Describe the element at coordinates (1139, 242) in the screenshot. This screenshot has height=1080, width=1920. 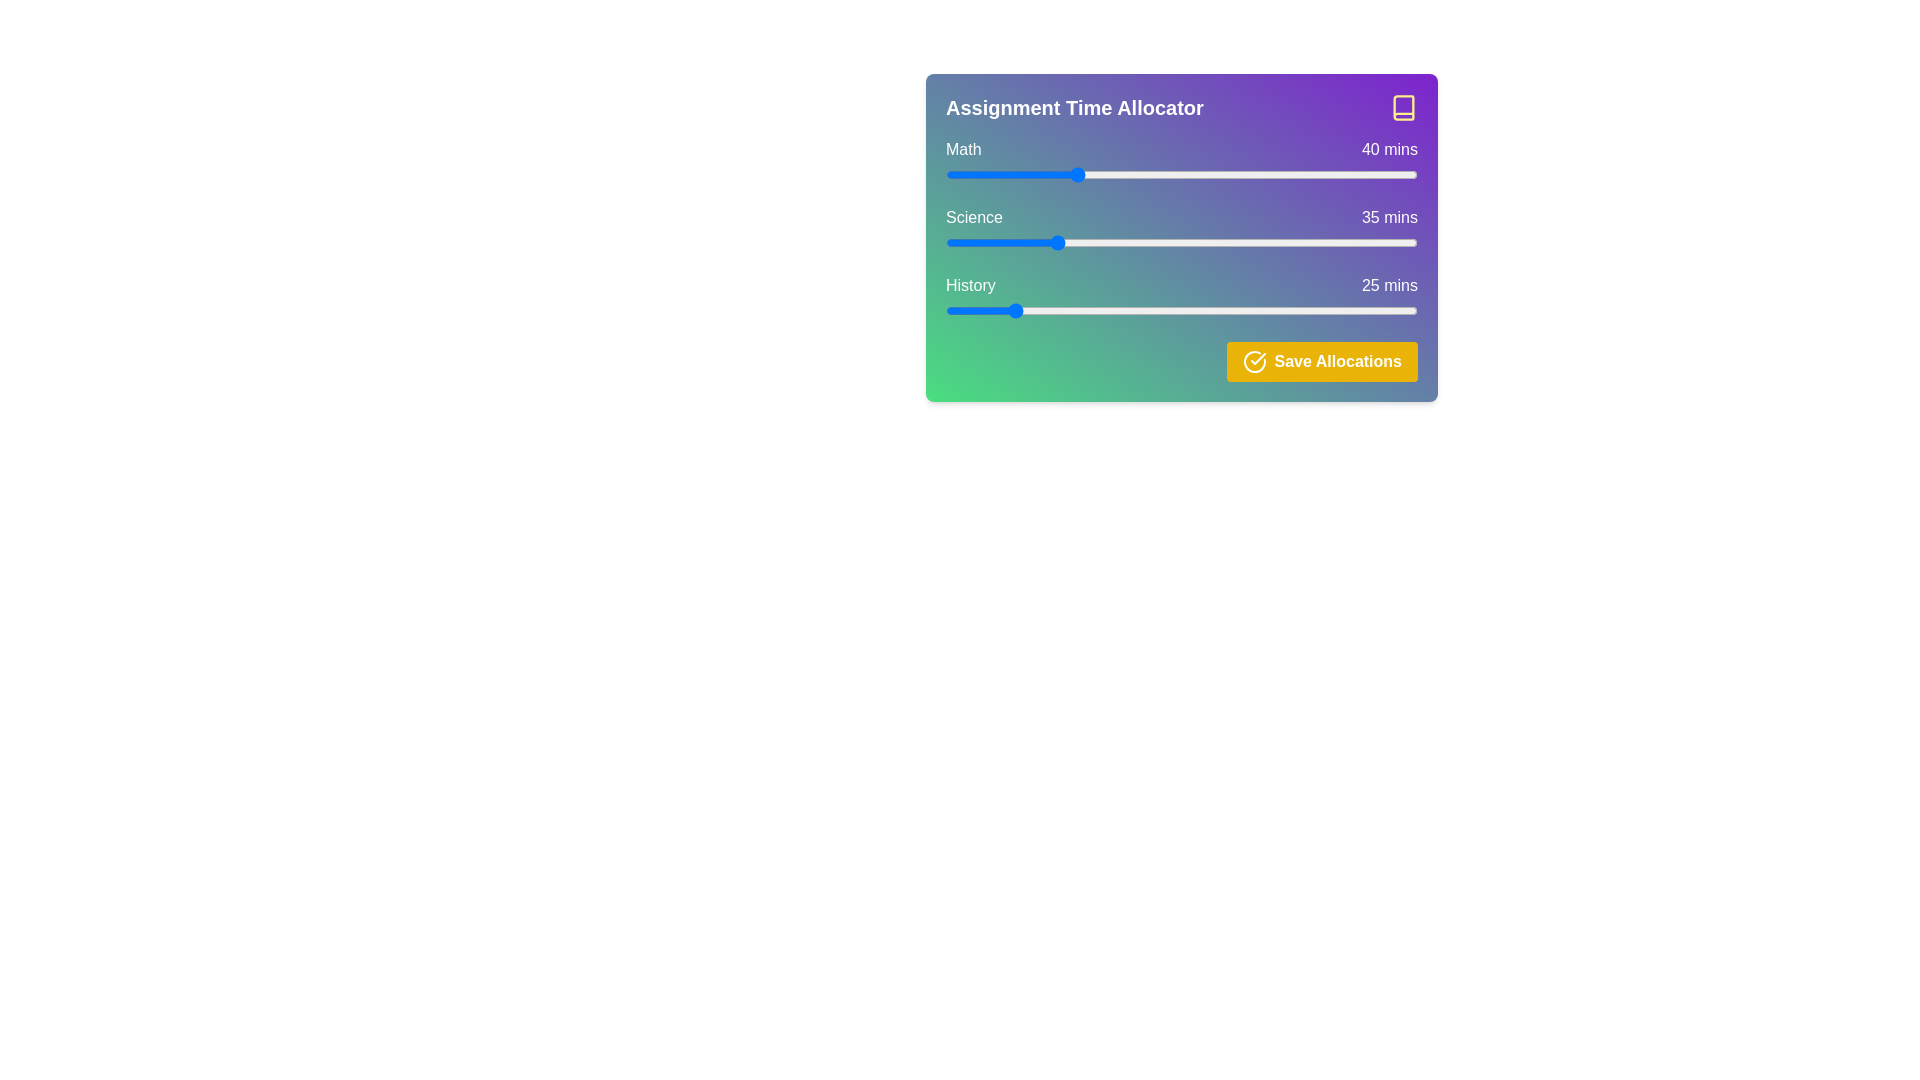
I see `allocation time` at that location.